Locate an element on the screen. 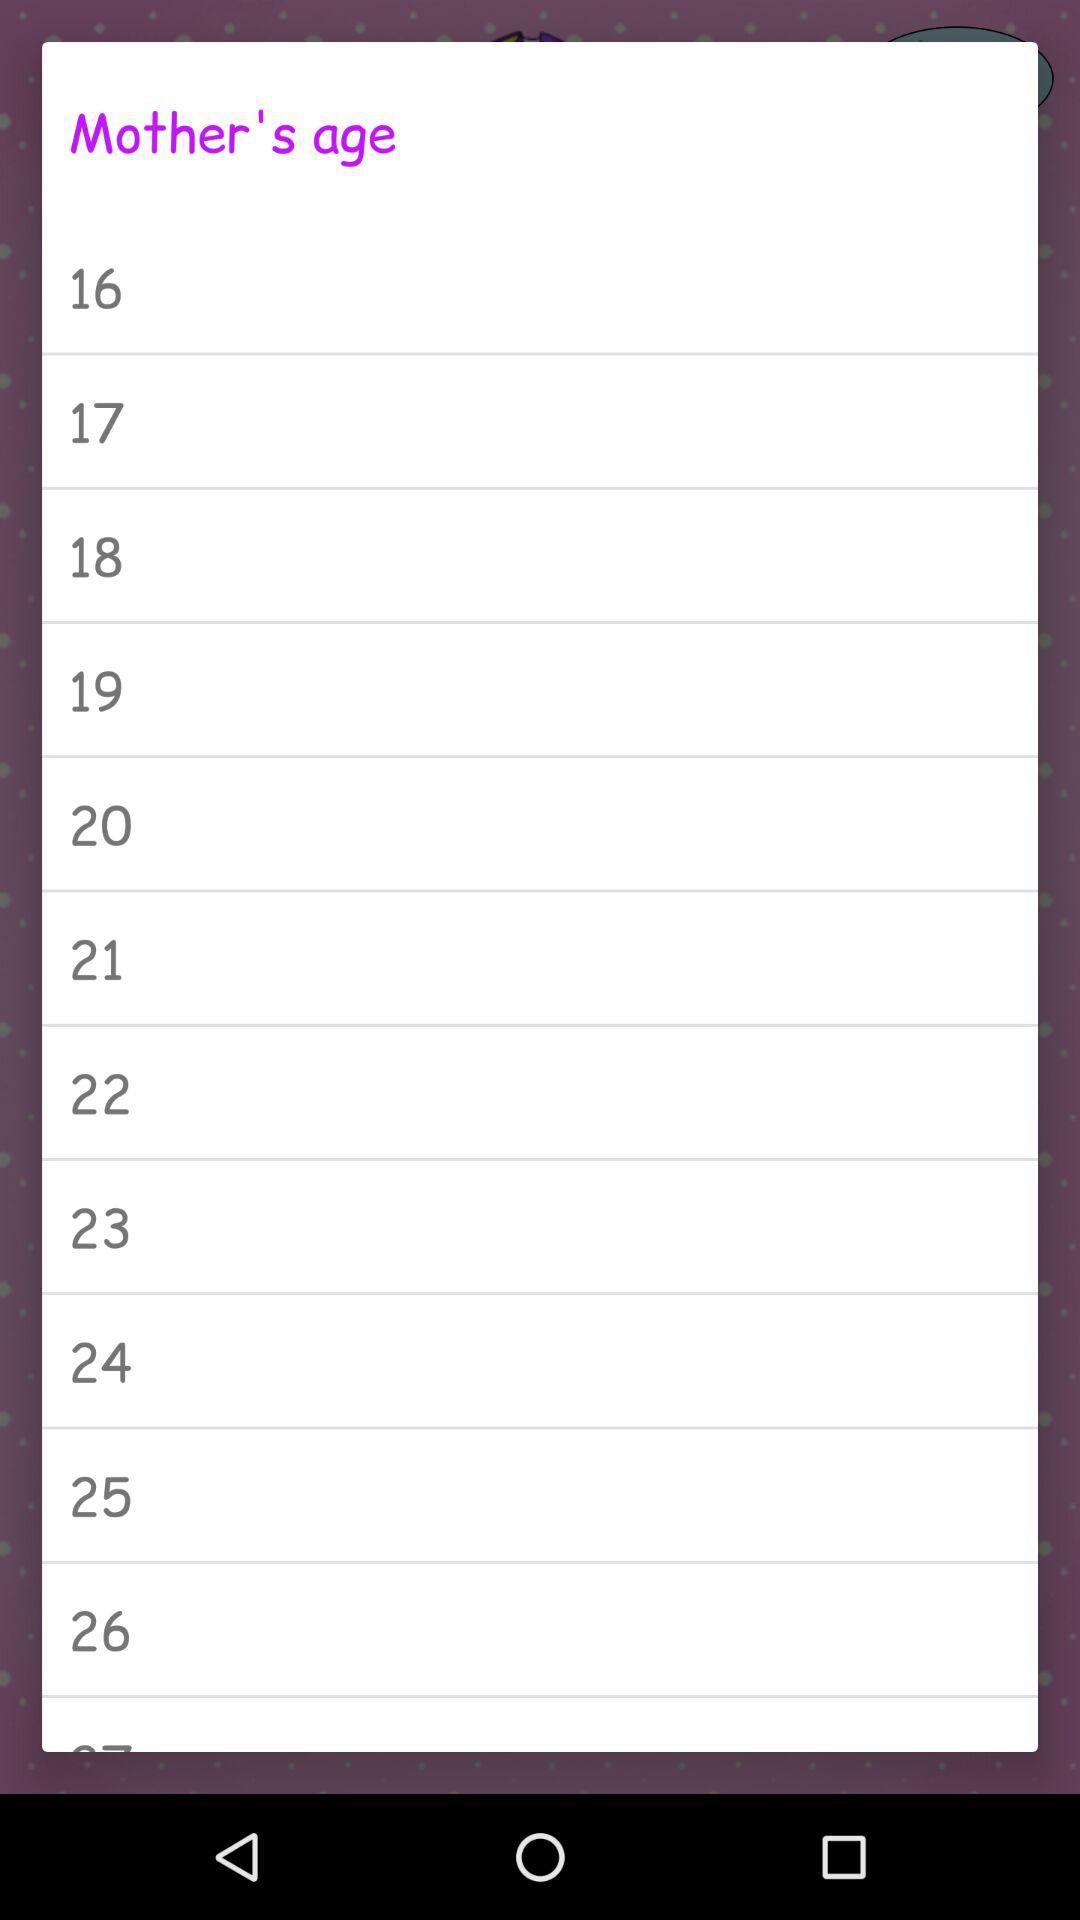  the 24 item is located at coordinates (540, 1360).